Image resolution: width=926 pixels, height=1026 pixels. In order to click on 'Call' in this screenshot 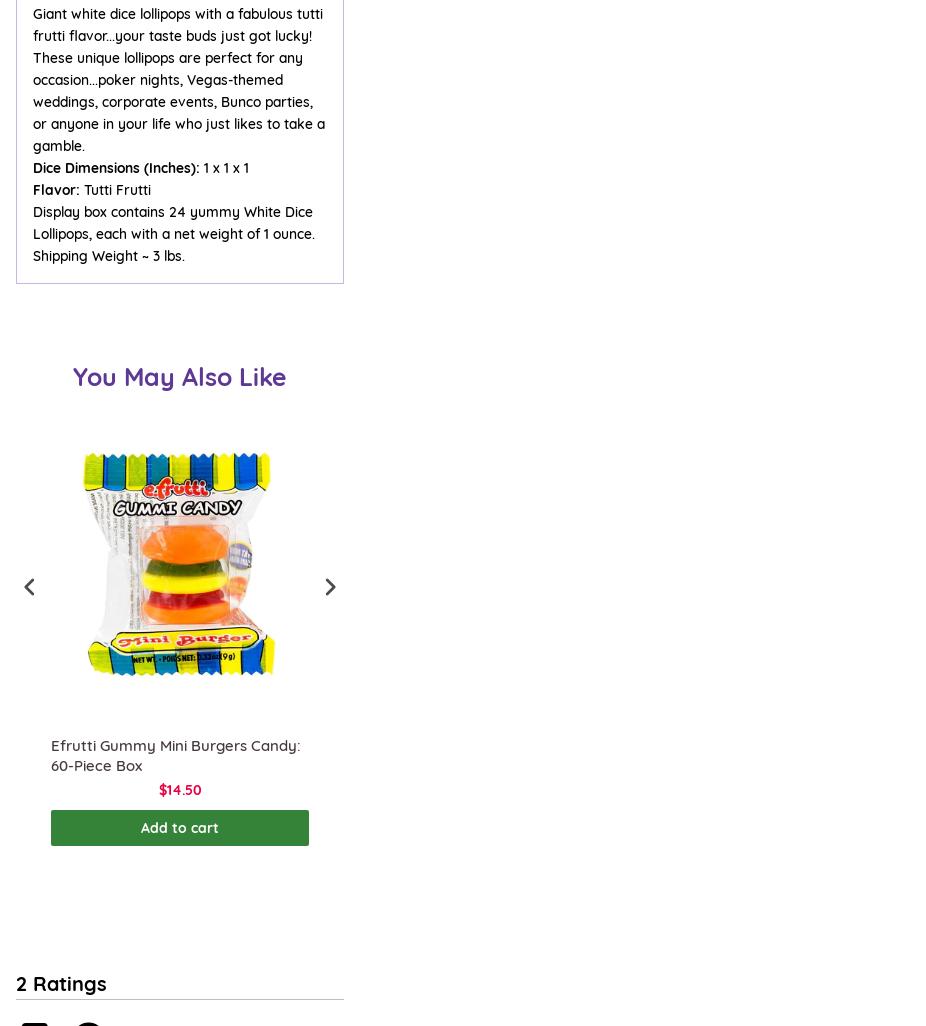, I will do `click(26, 964)`.